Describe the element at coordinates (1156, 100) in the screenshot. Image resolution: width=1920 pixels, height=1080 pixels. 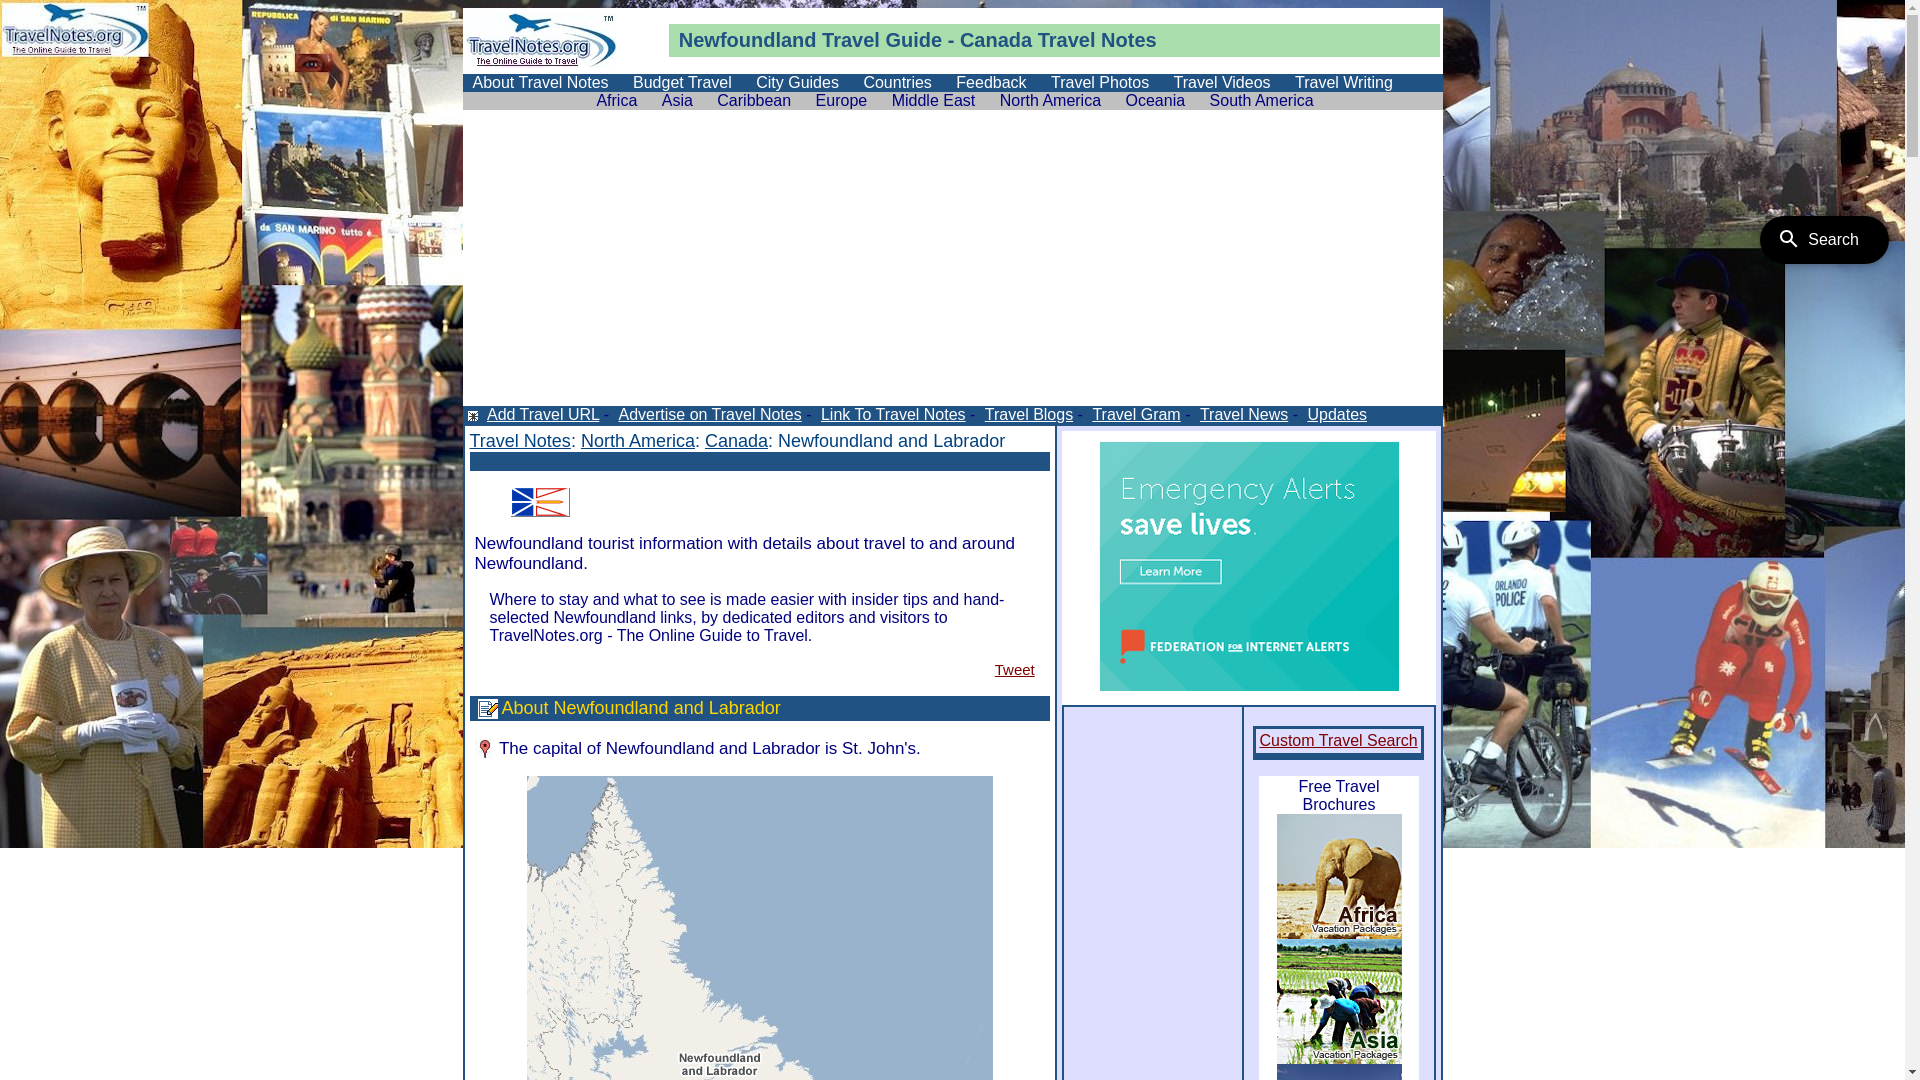
I see `'Oceania'` at that location.